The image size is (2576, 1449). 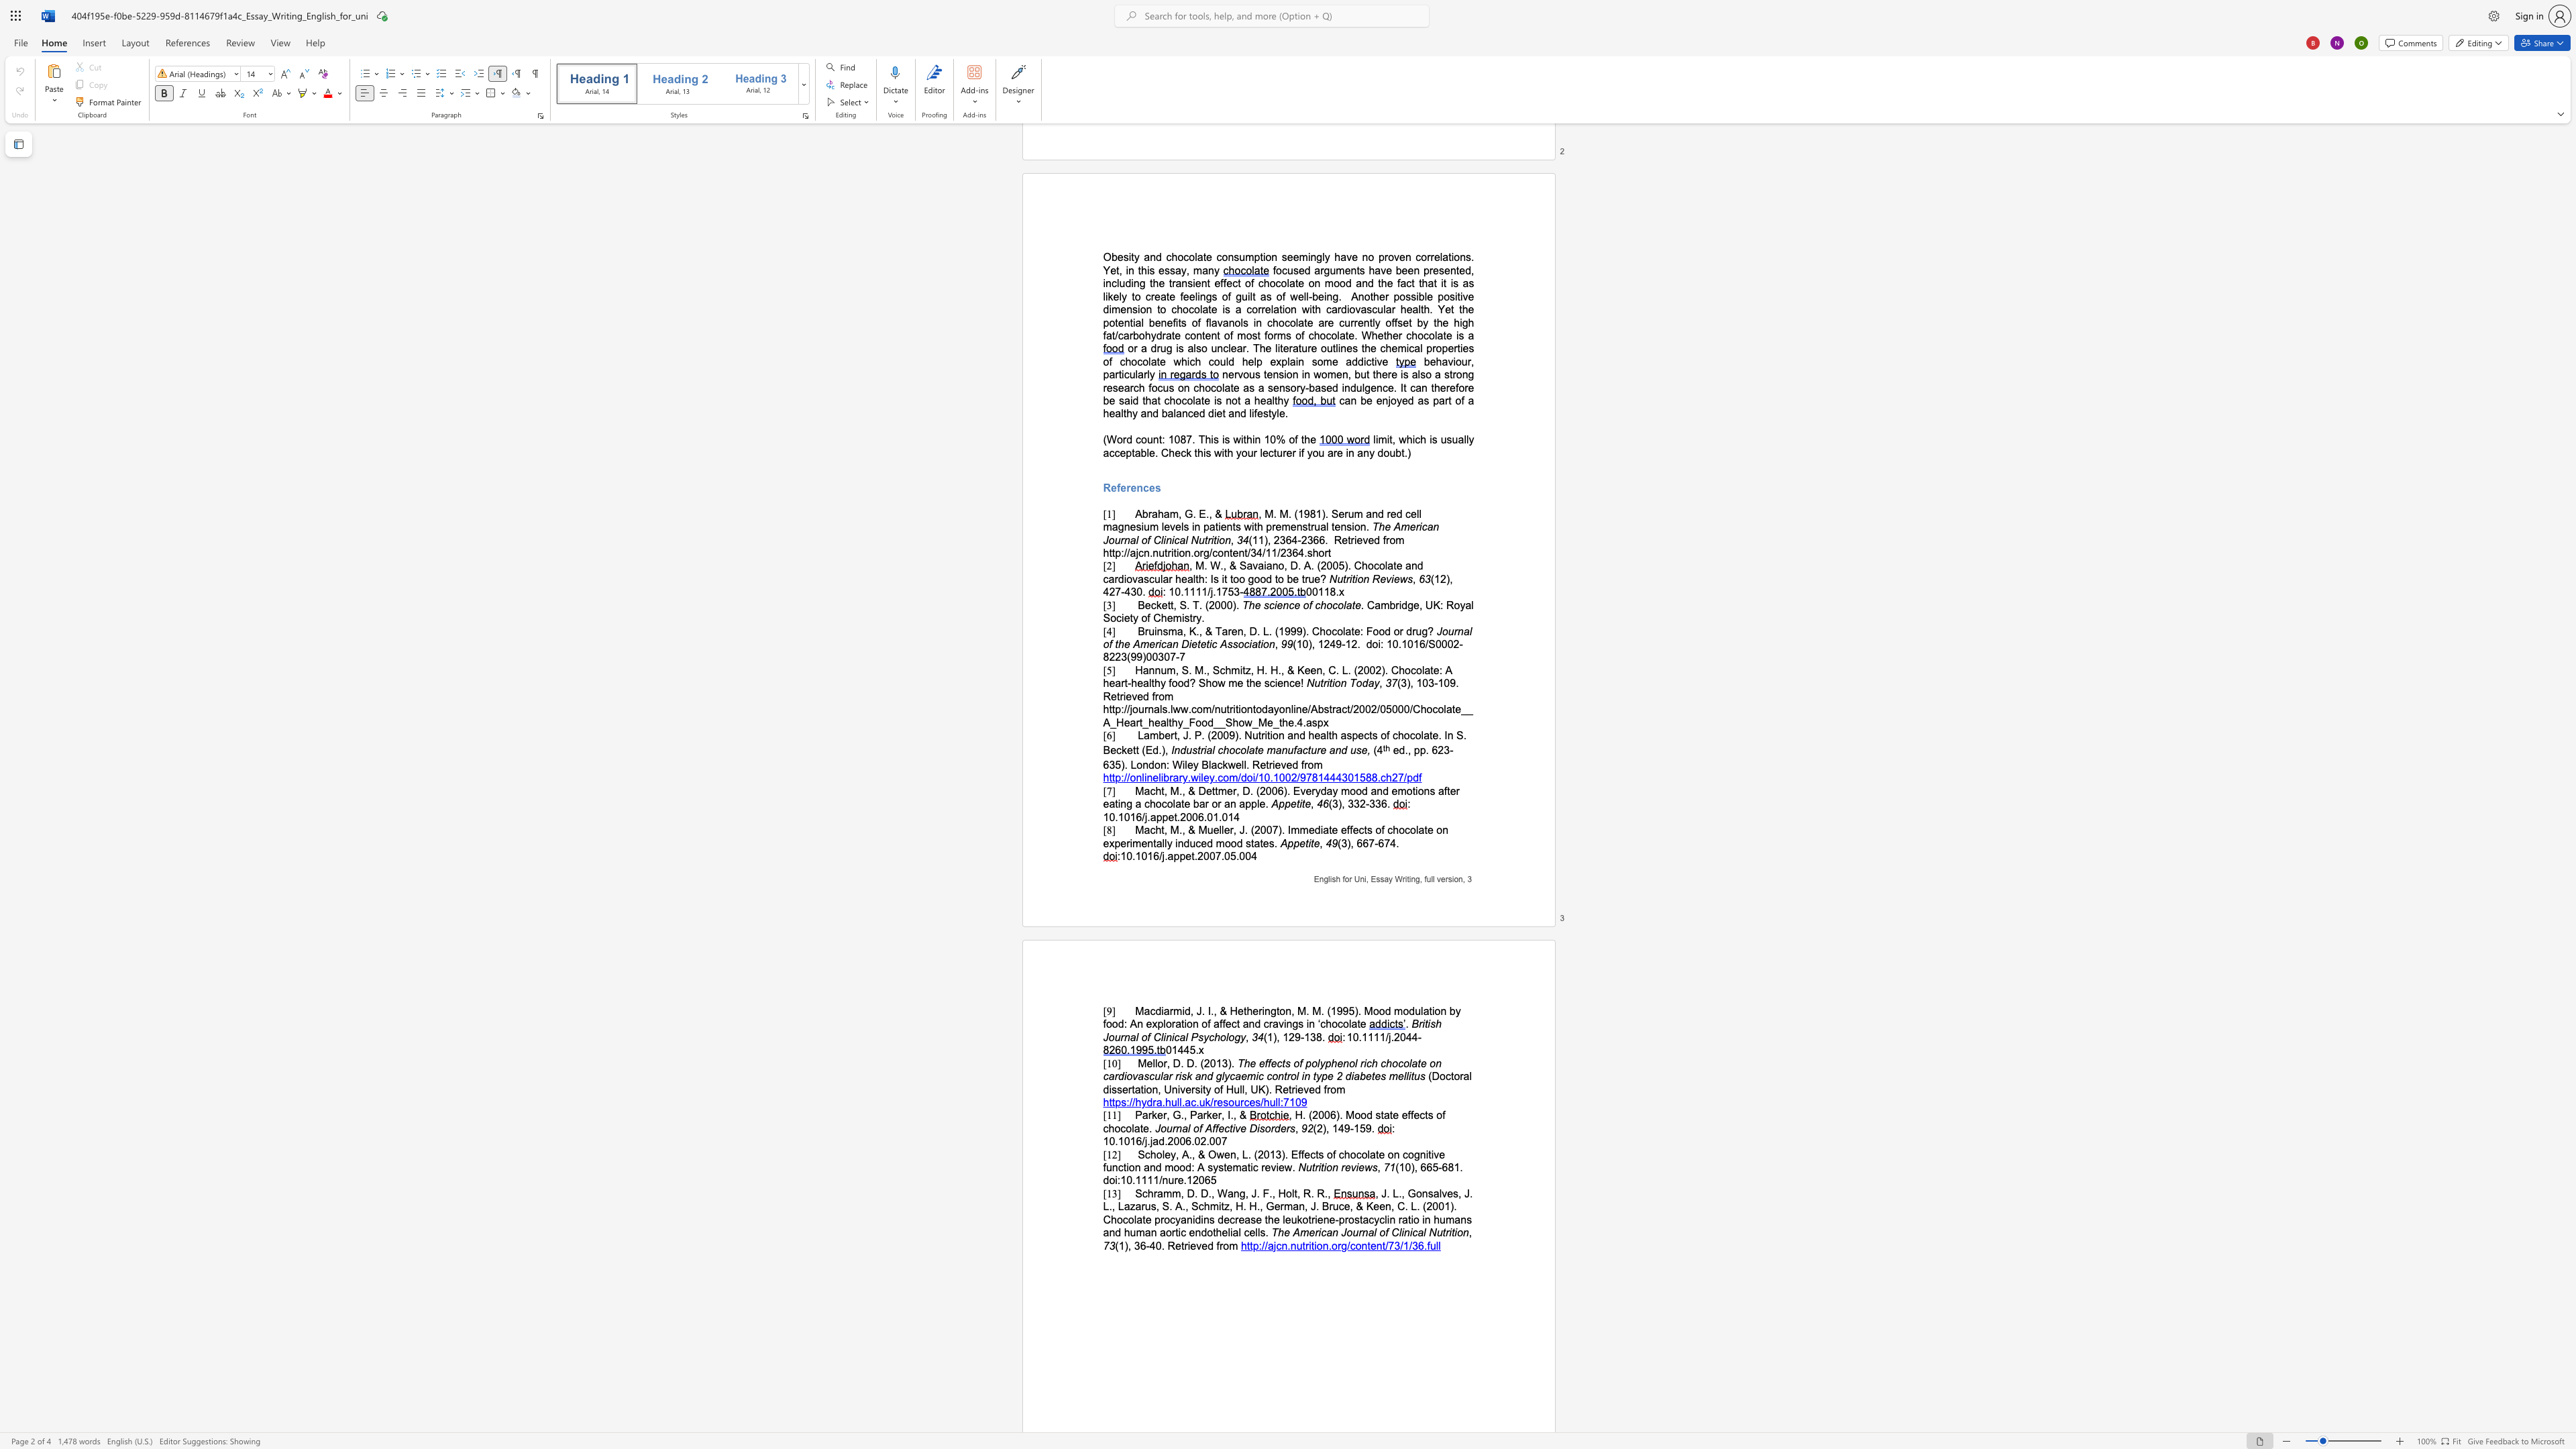 What do you see at coordinates (1134, 1114) in the screenshot?
I see `the subset text "Parker, G., Par" within the text "Parker, G., Parker, I., &"` at bounding box center [1134, 1114].